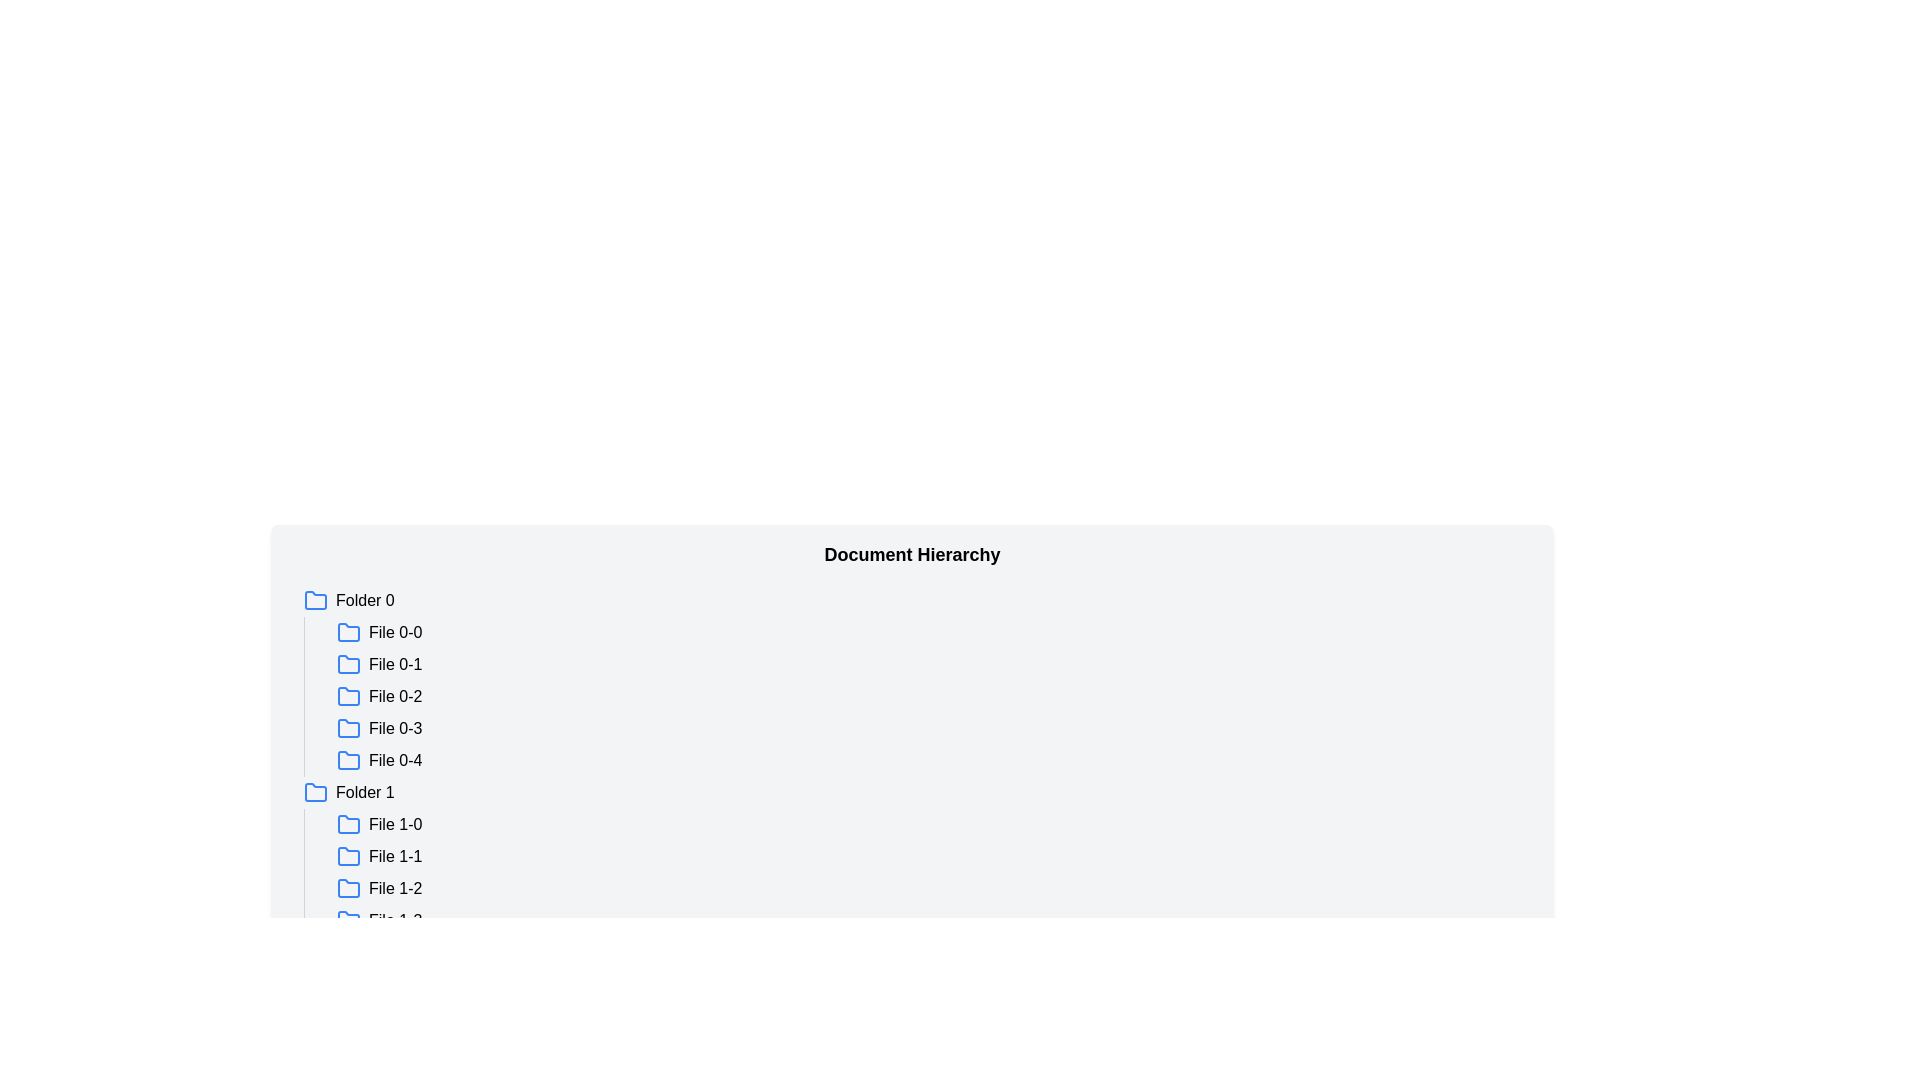 This screenshot has width=1920, height=1080. Describe the element at coordinates (395, 921) in the screenshot. I see `the static text label identifying 'File 1-3' next to the folder icon under 'Folder 1'` at that location.